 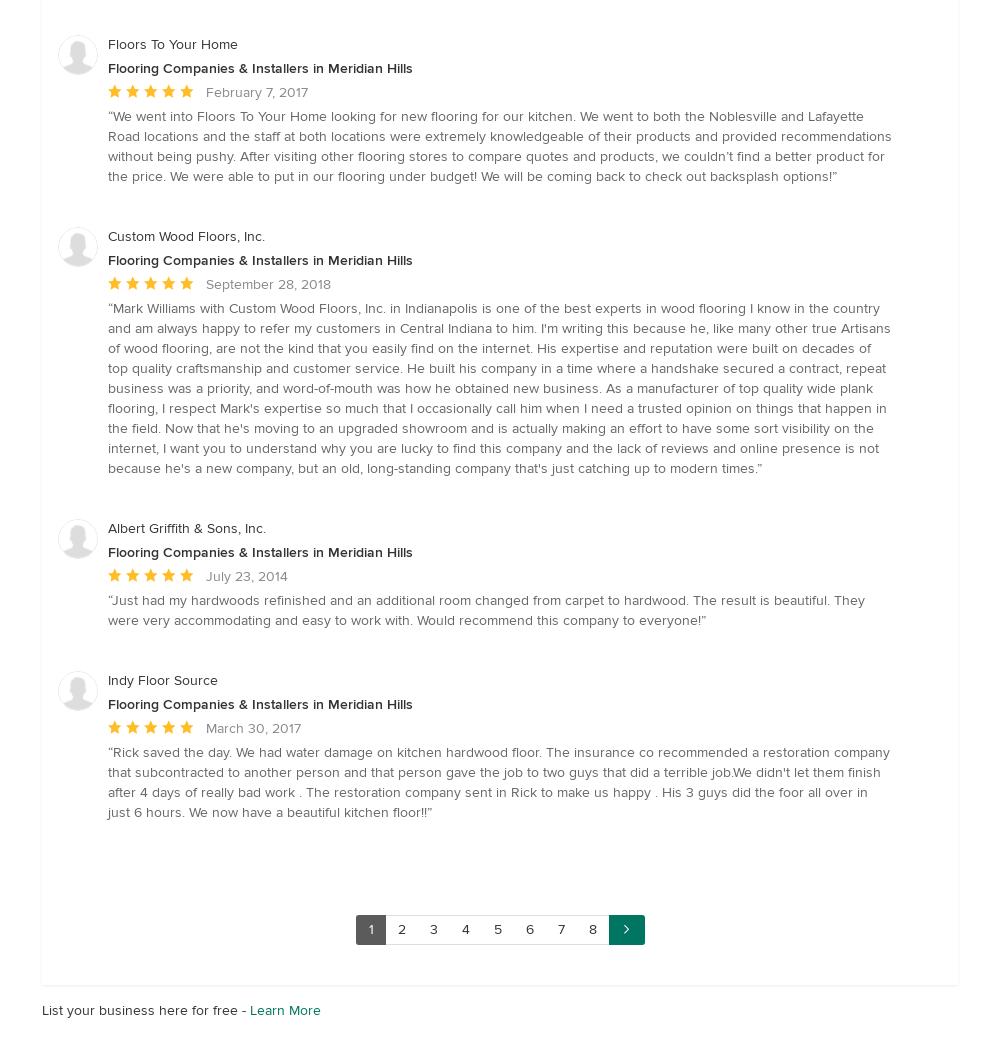 What do you see at coordinates (268, 284) in the screenshot?
I see `'September 28, 2018'` at bounding box center [268, 284].